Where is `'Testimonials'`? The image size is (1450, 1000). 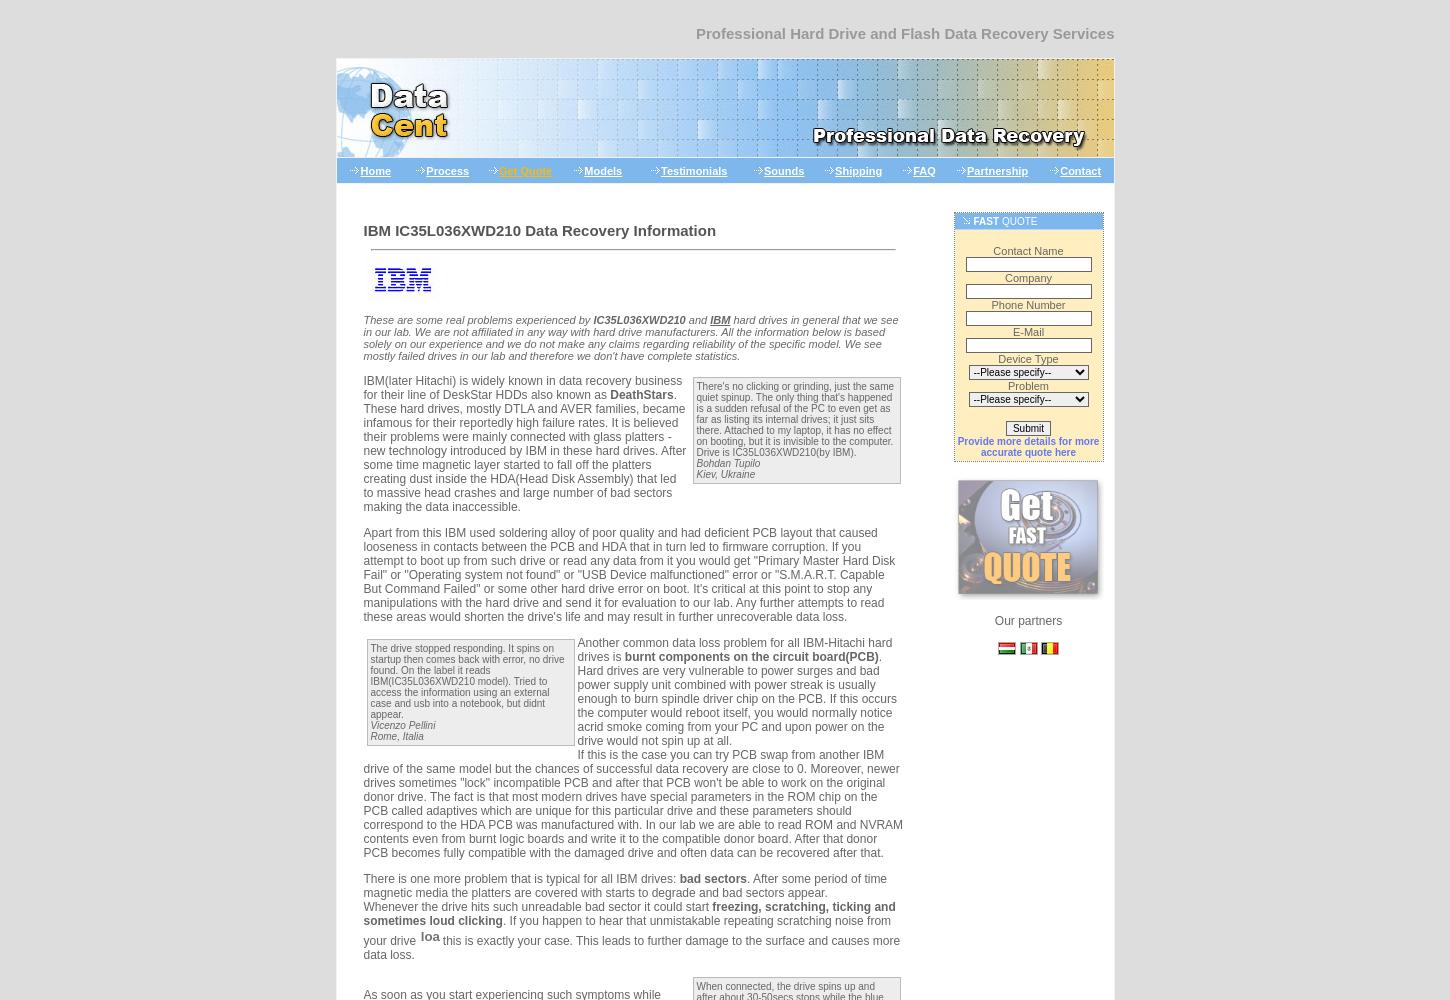 'Testimonials' is located at coordinates (692, 170).